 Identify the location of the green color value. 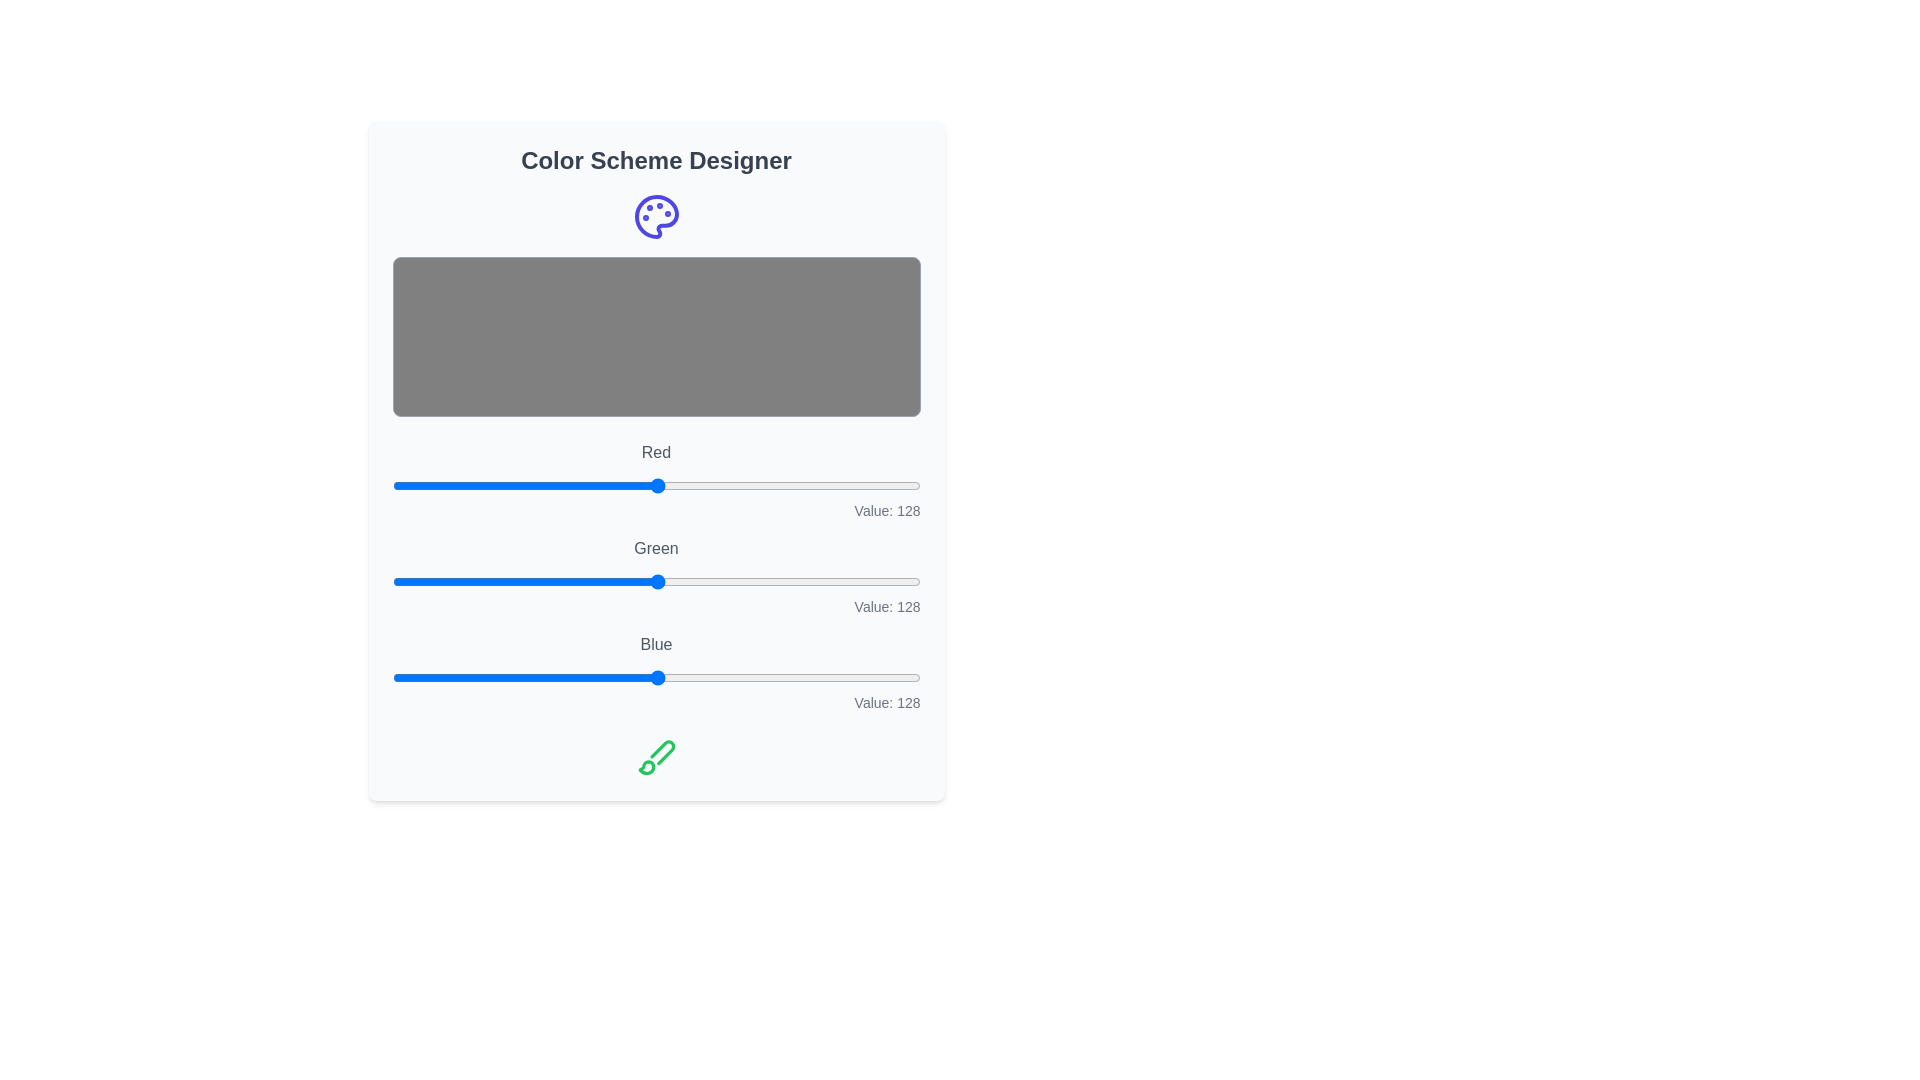
(793, 582).